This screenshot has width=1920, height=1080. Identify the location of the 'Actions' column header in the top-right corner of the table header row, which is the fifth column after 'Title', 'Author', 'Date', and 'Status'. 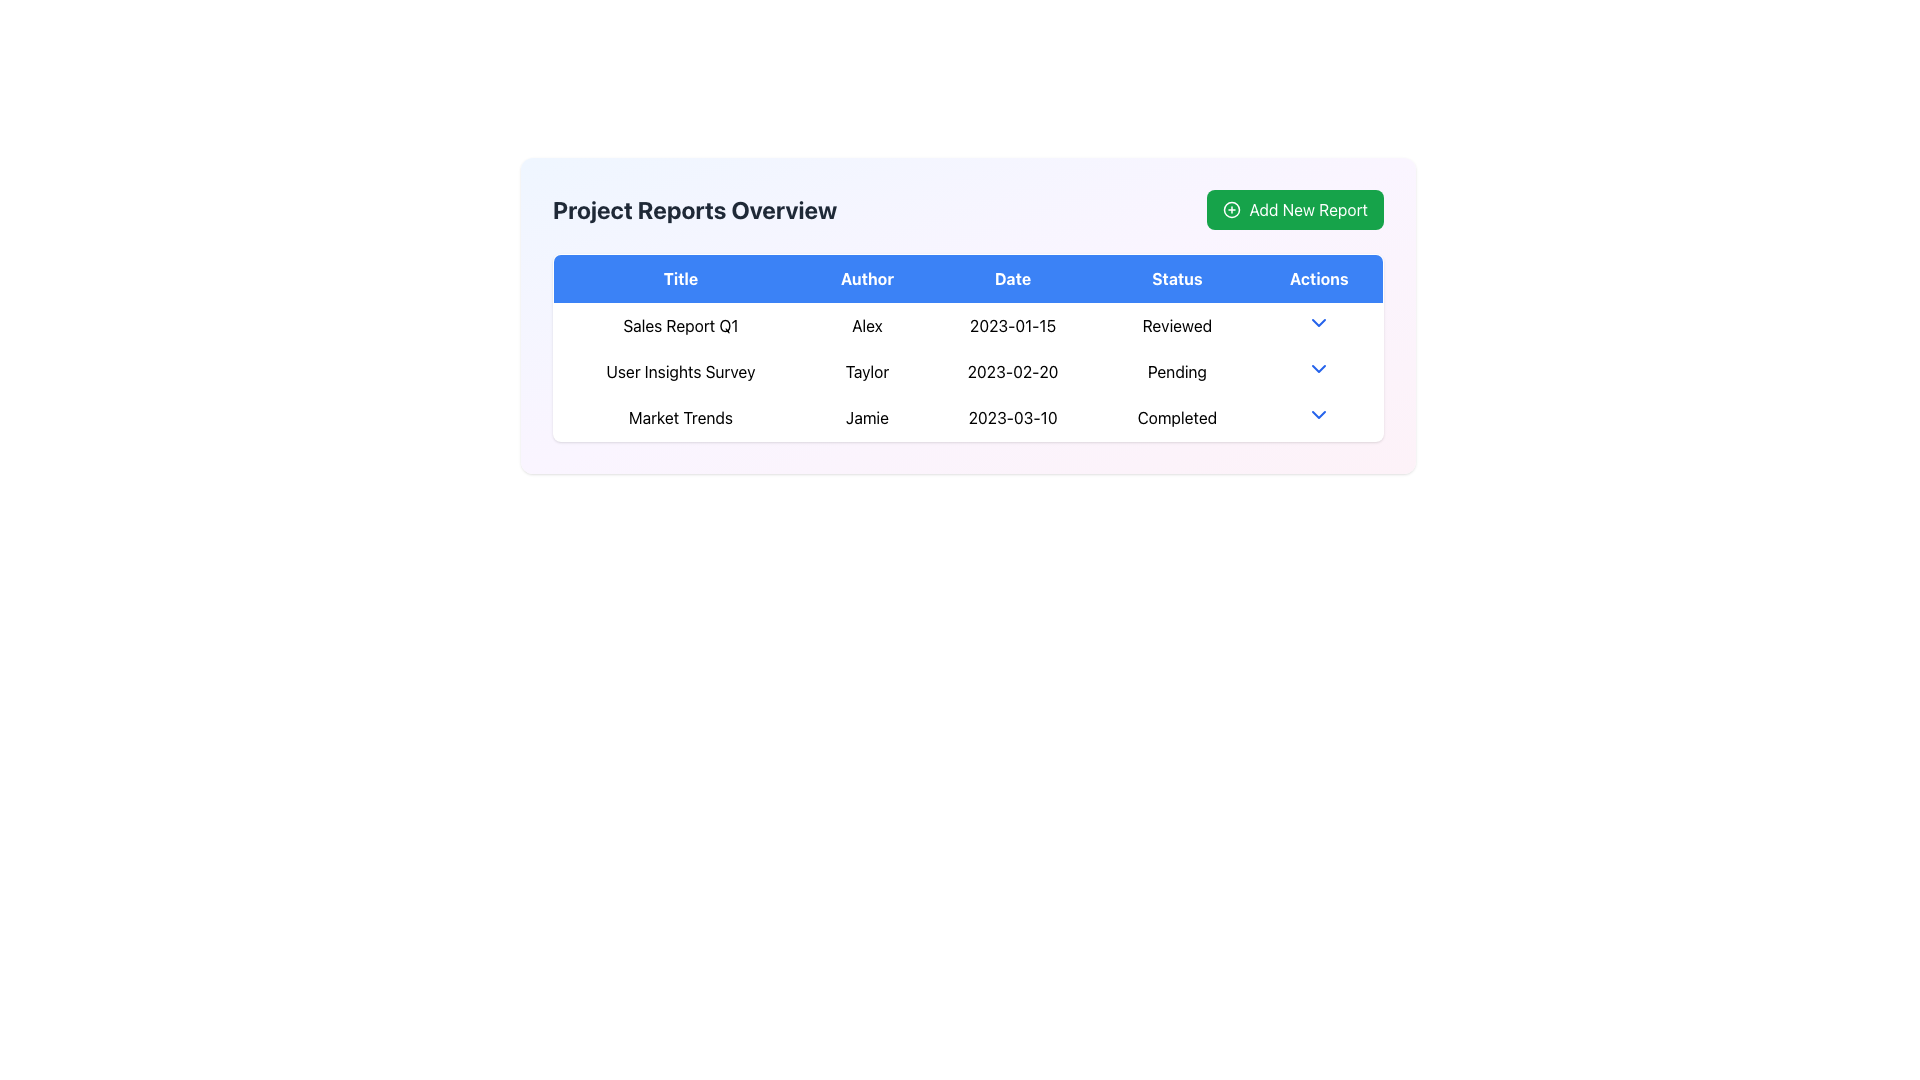
(1319, 278).